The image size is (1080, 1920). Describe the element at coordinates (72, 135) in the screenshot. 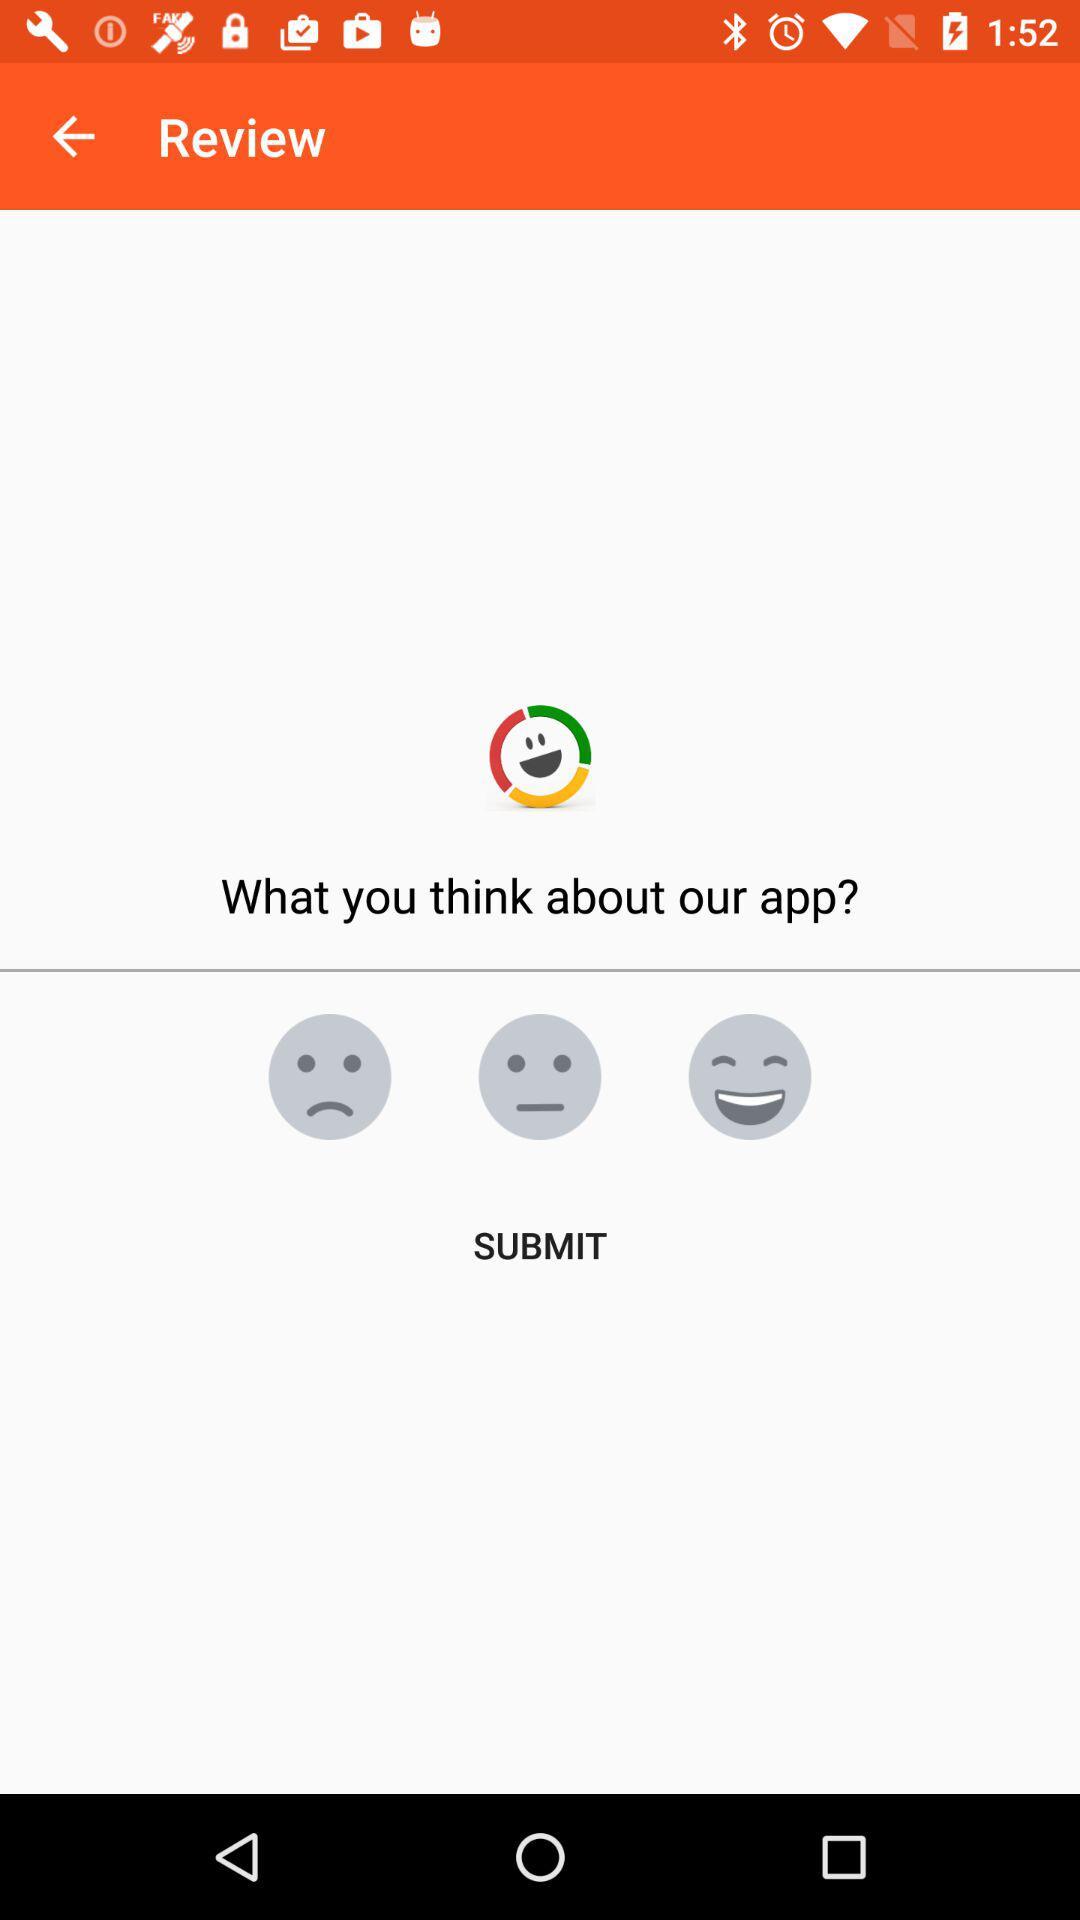

I see `app to the left of the review app` at that location.